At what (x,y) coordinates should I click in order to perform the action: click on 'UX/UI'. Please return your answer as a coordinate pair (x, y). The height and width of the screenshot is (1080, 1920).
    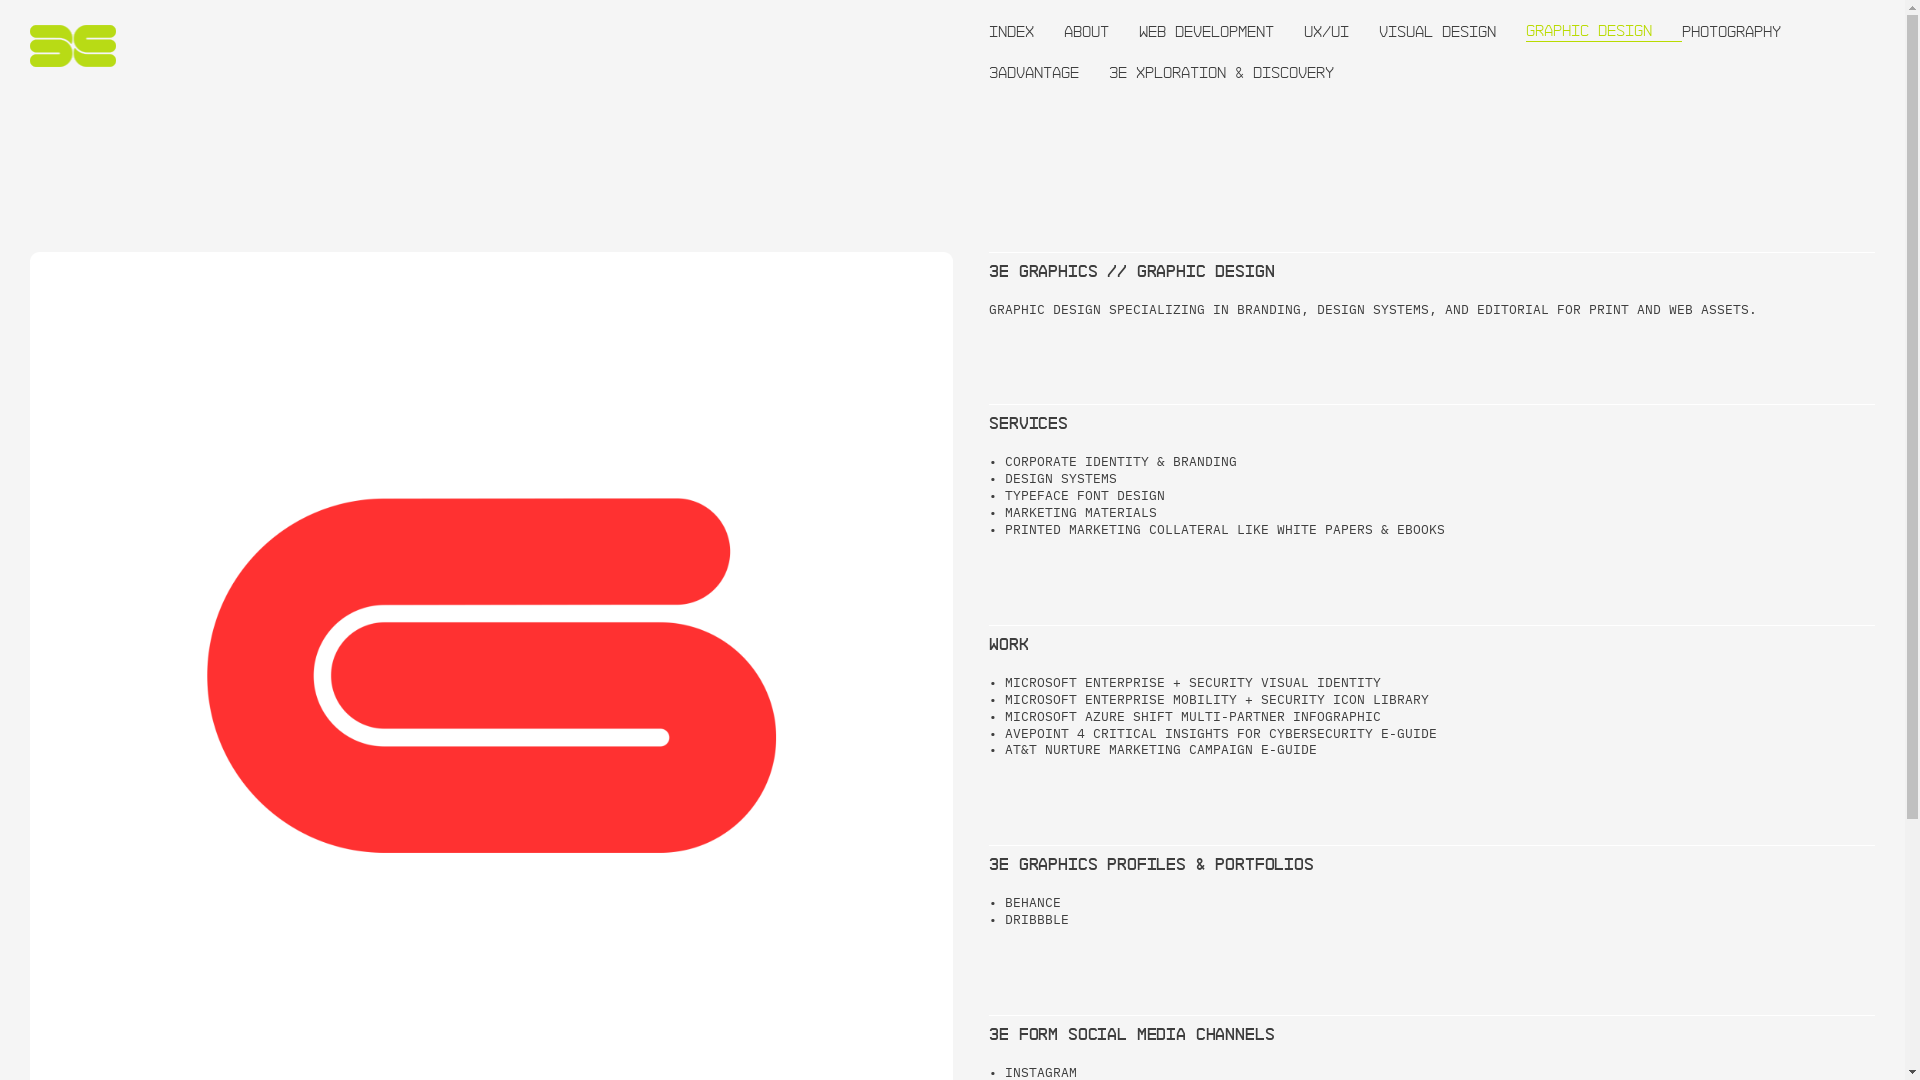
    Looking at the image, I should click on (1341, 20).